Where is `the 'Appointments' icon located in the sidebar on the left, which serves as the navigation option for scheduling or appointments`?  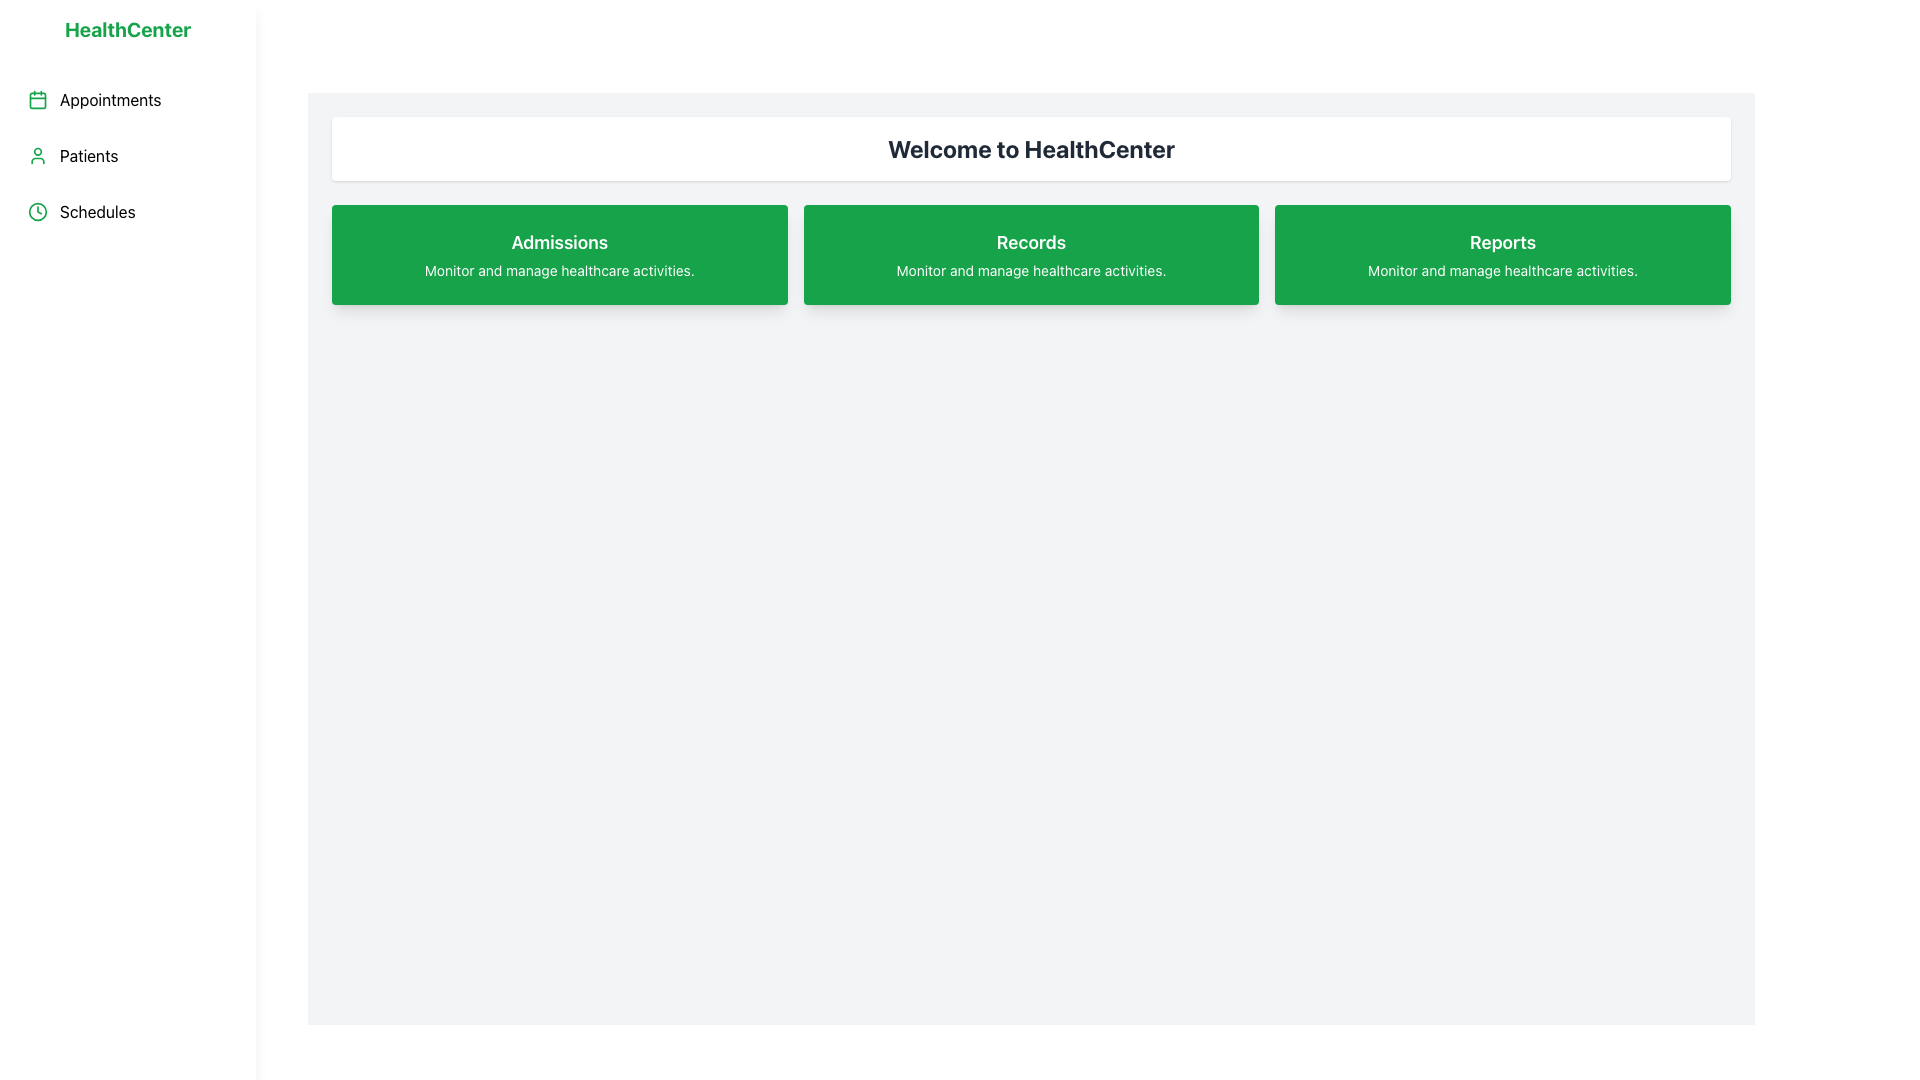 the 'Appointments' icon located in the sidebar on the left, which serves as the navigation option for scheduling or appointments is located at coordinates (38, 100).